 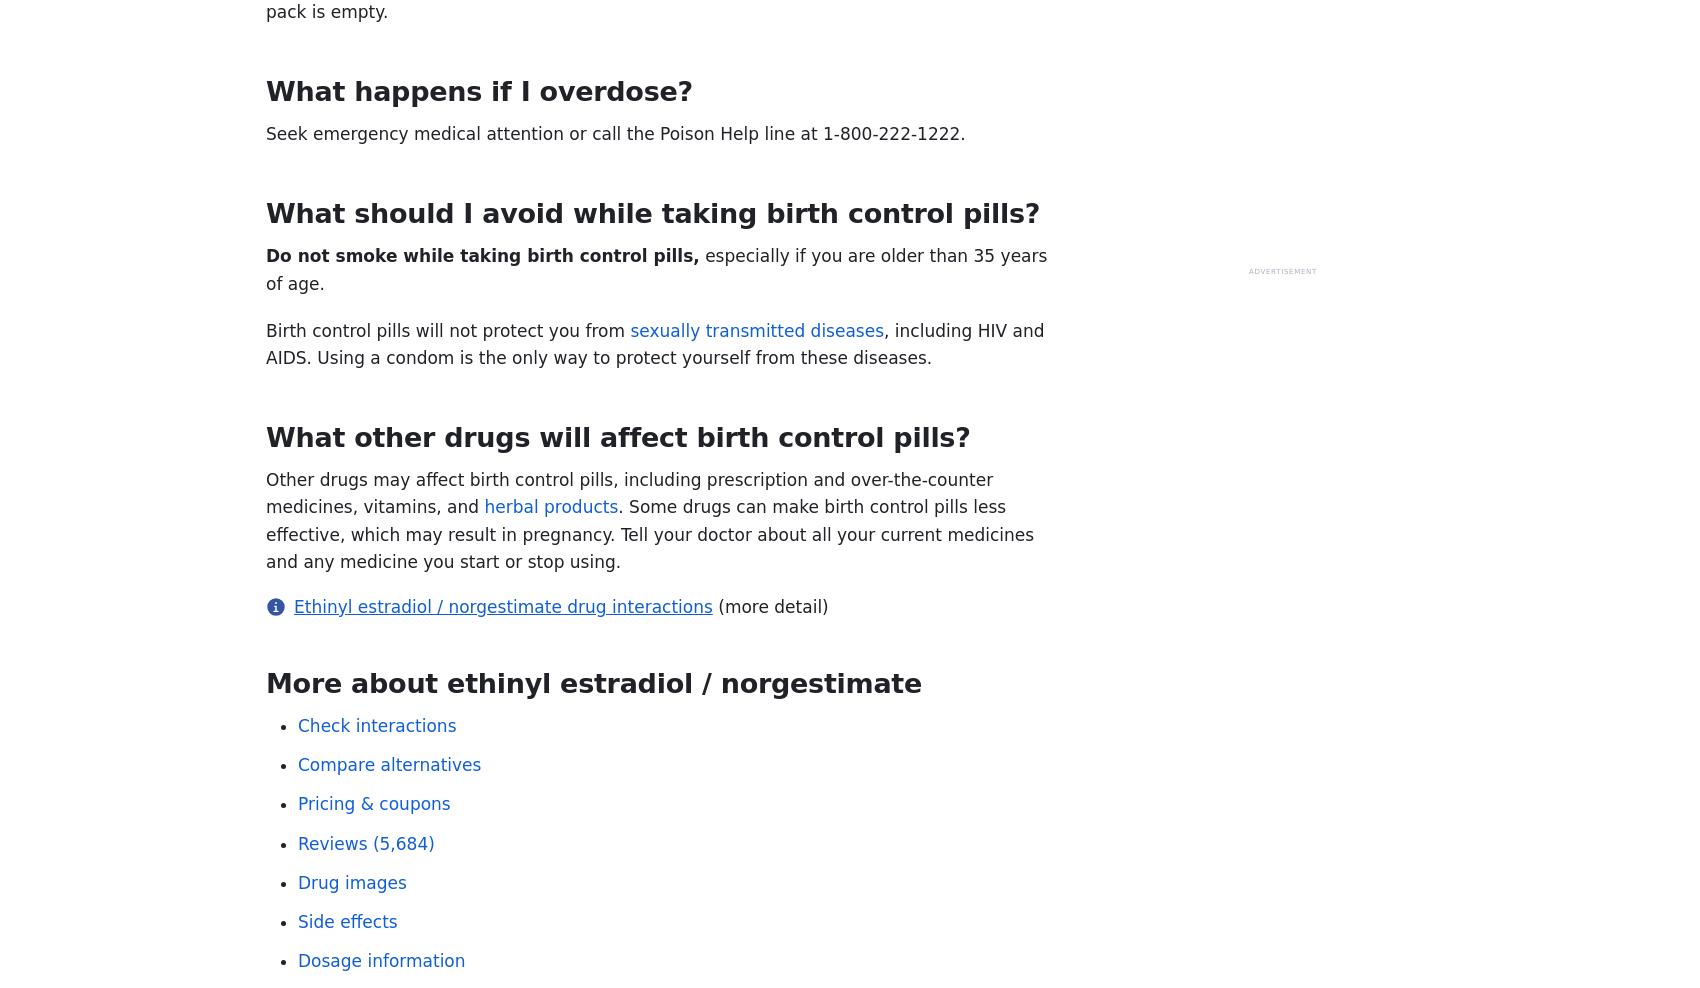 I want to click on 'Do not smoke while taking birth control pills,', so click(x=482, y=254).